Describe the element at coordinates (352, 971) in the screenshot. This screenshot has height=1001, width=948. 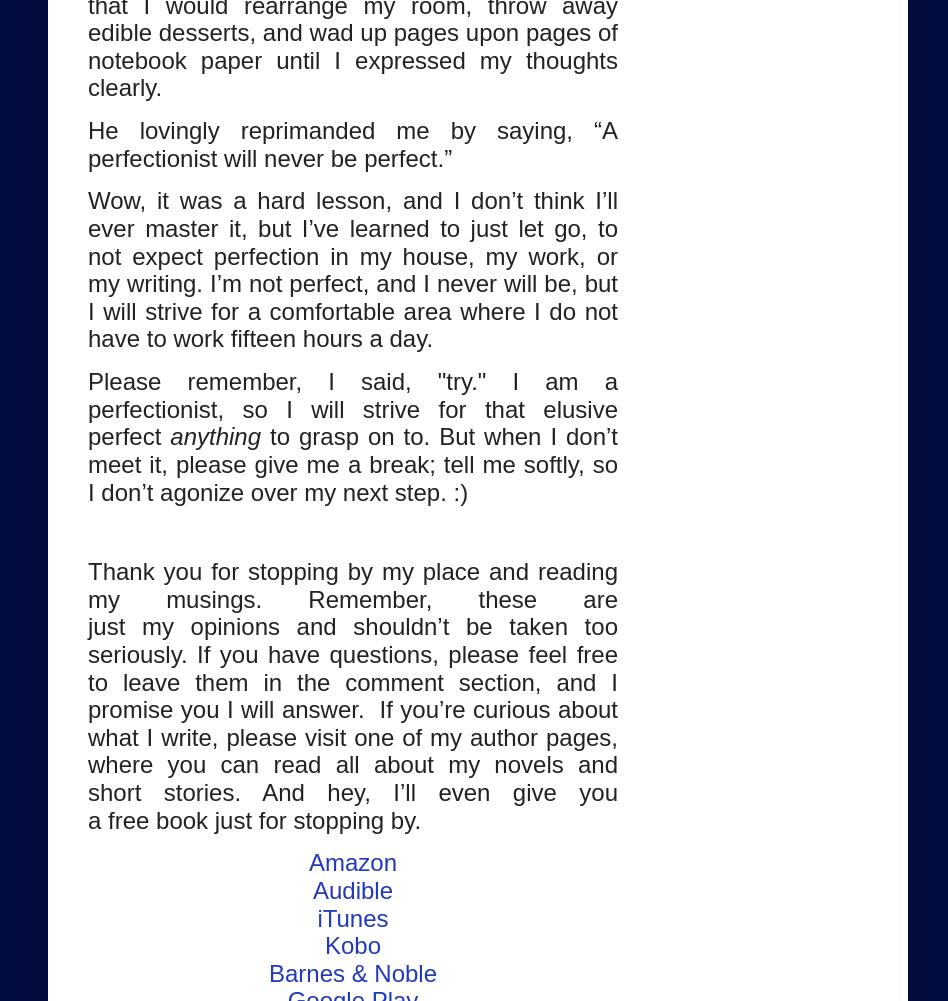
I see `'Barnes & Noble'` at that location.